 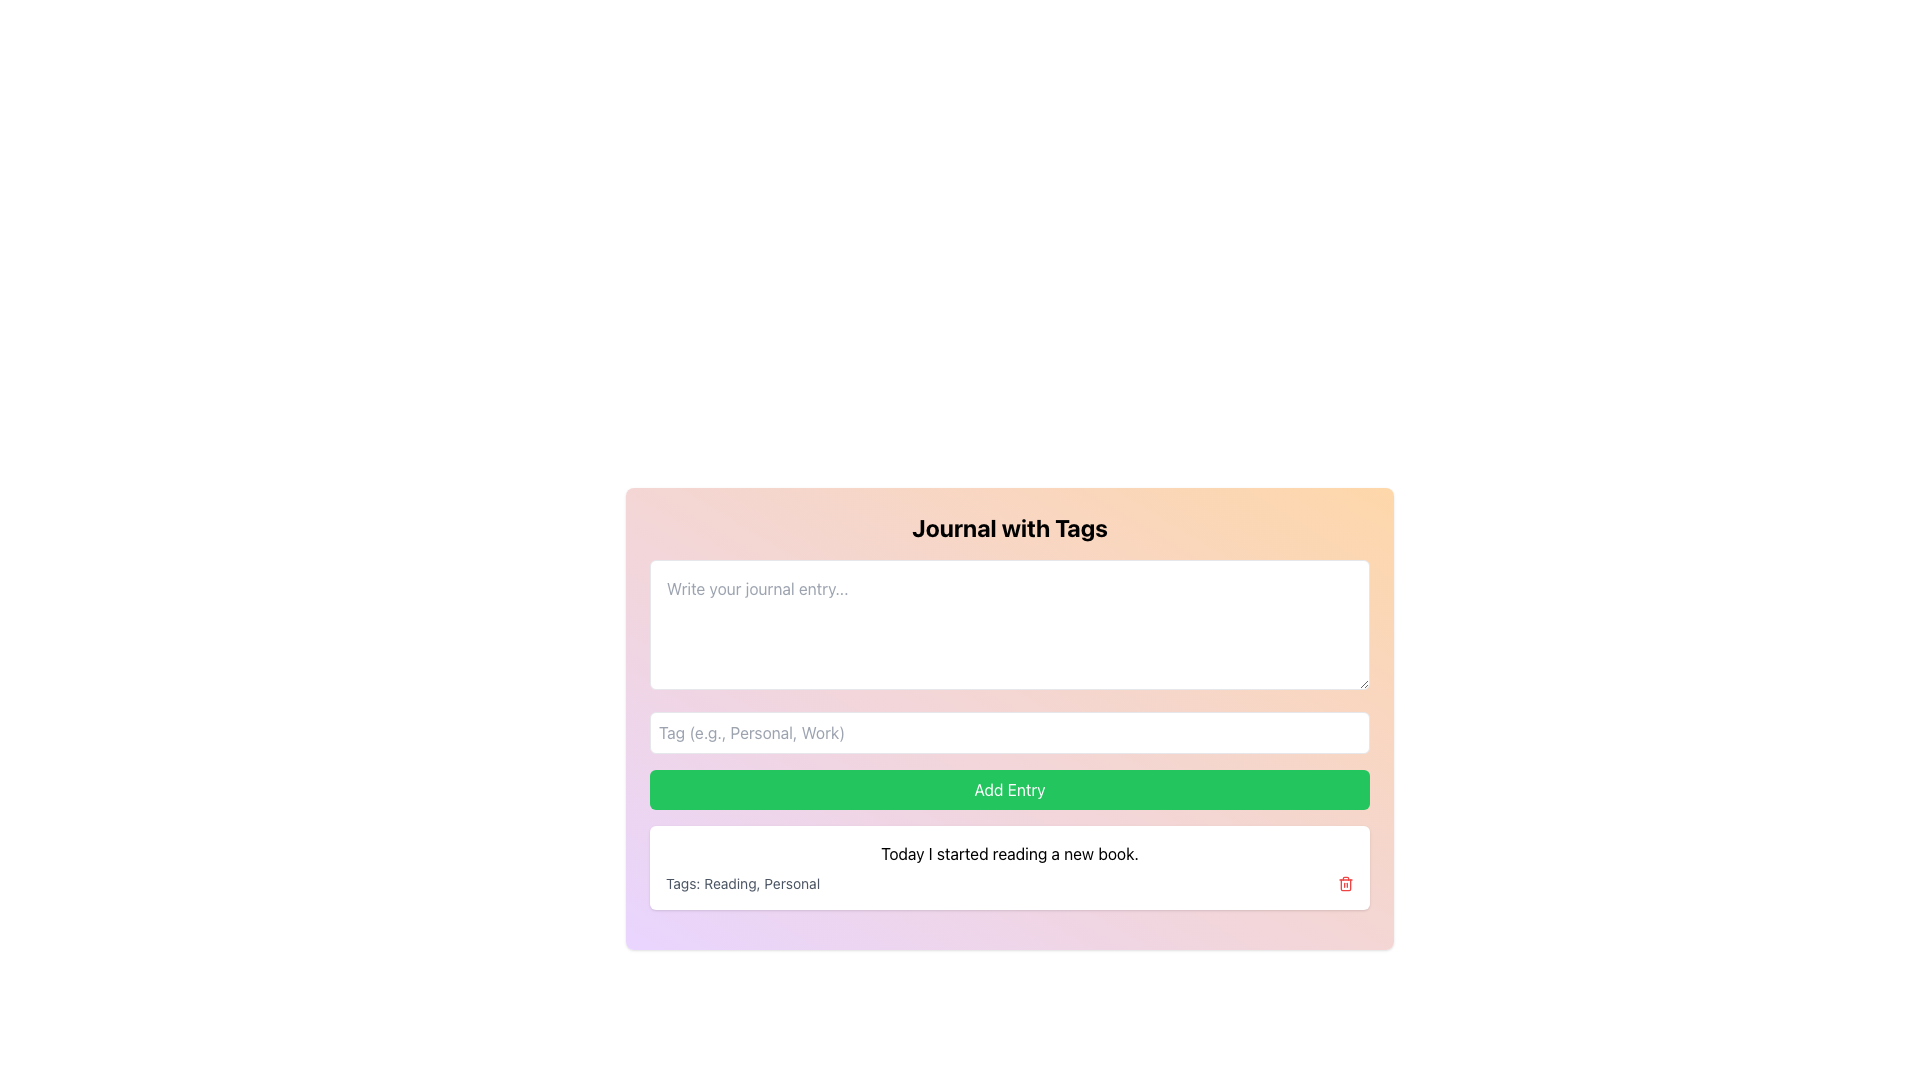 I want to click on the red trash bin icon button that resembles a delete button, so click(x=1345, y=882).